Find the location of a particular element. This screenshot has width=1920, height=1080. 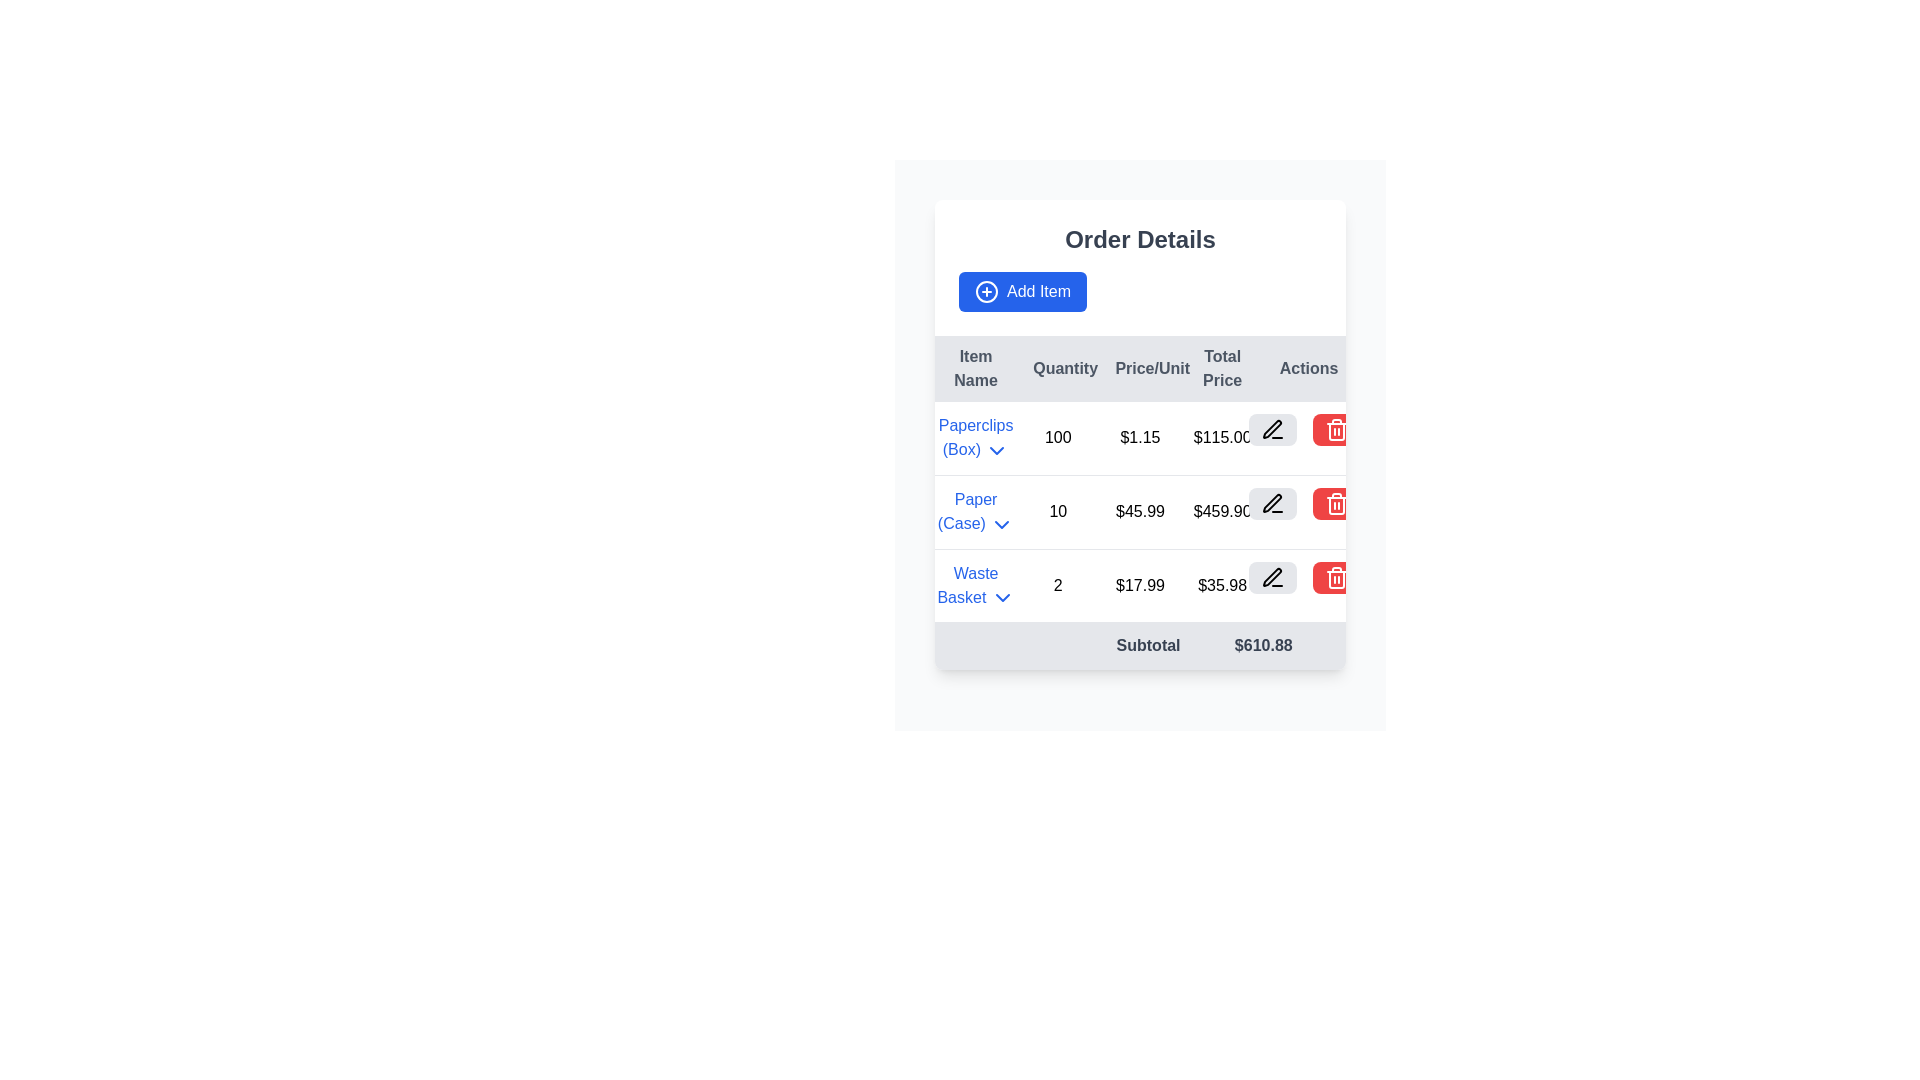

the circular icon with a blue outline and white plus sign located next to the 'Add Item' button label is located at coordinates (987, 292).